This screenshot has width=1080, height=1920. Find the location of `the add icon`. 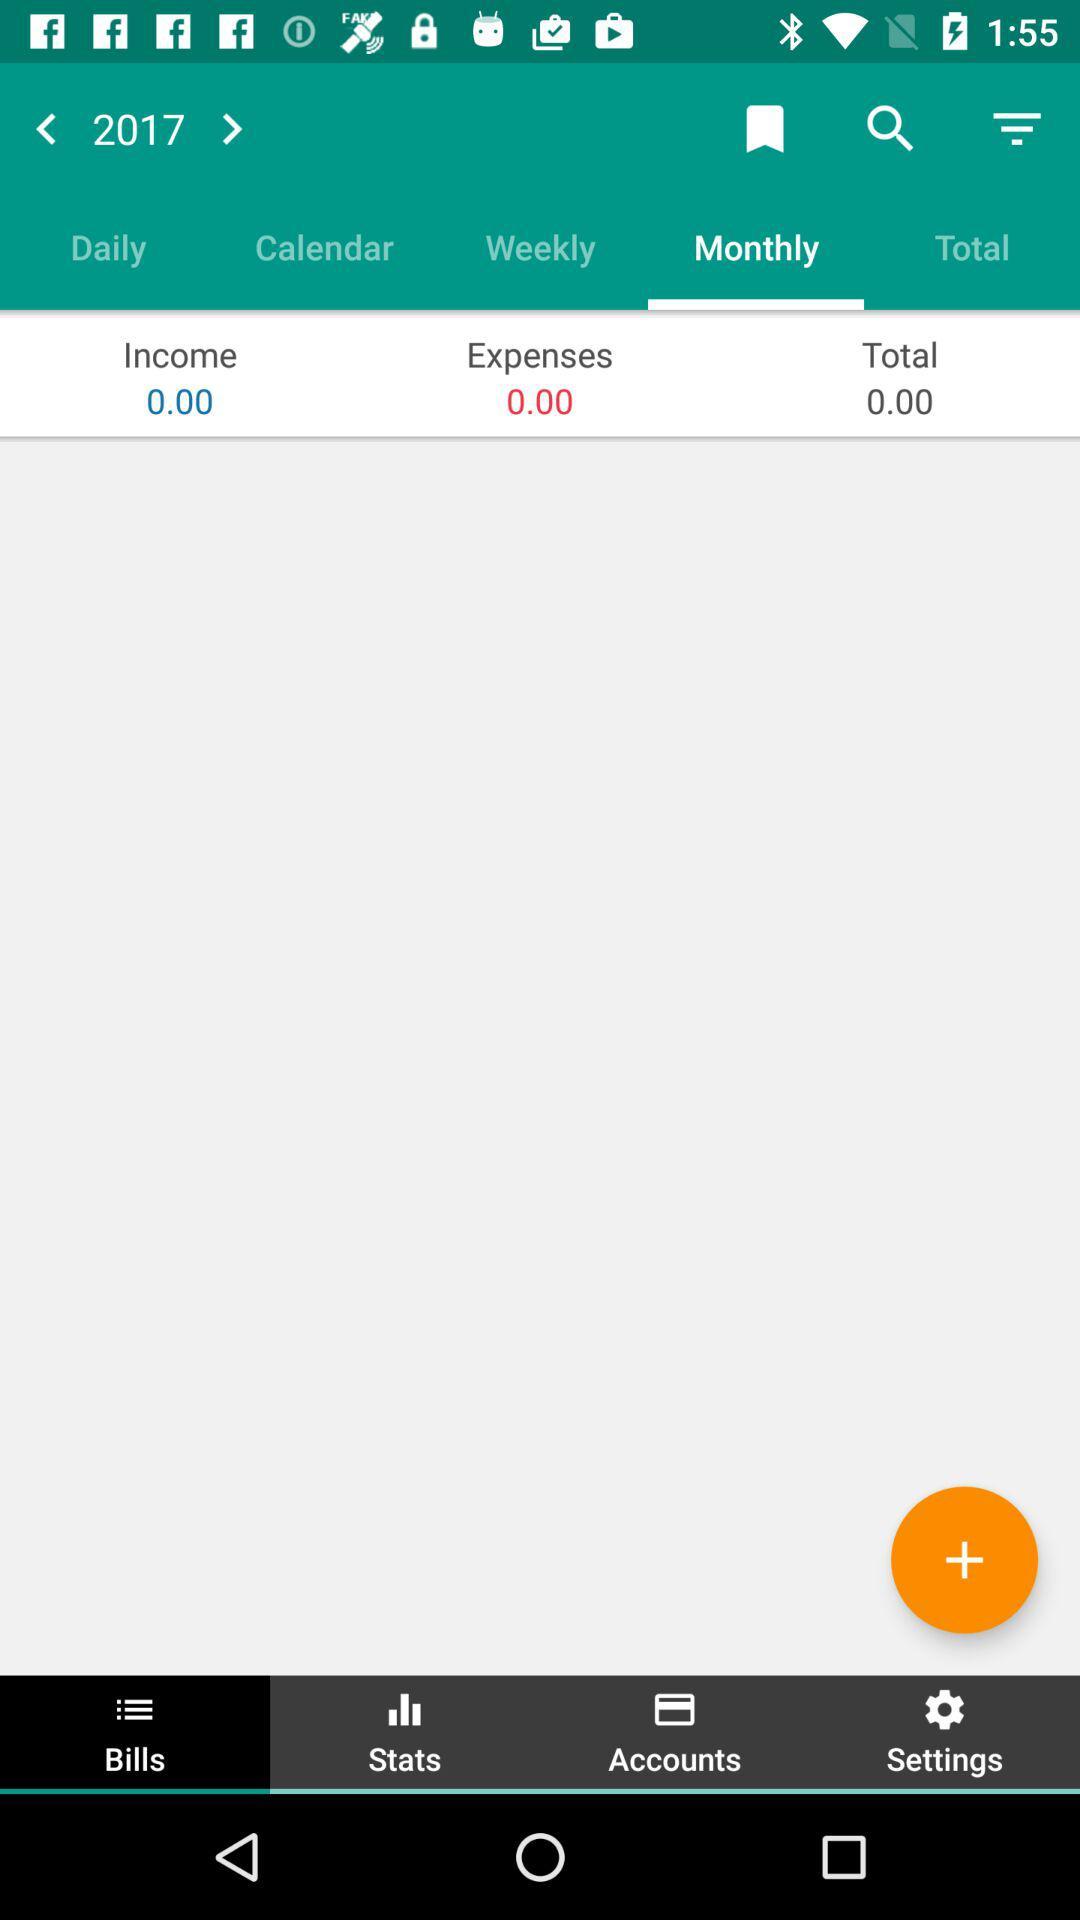

the add icon is located at coordinates (963, 1559).